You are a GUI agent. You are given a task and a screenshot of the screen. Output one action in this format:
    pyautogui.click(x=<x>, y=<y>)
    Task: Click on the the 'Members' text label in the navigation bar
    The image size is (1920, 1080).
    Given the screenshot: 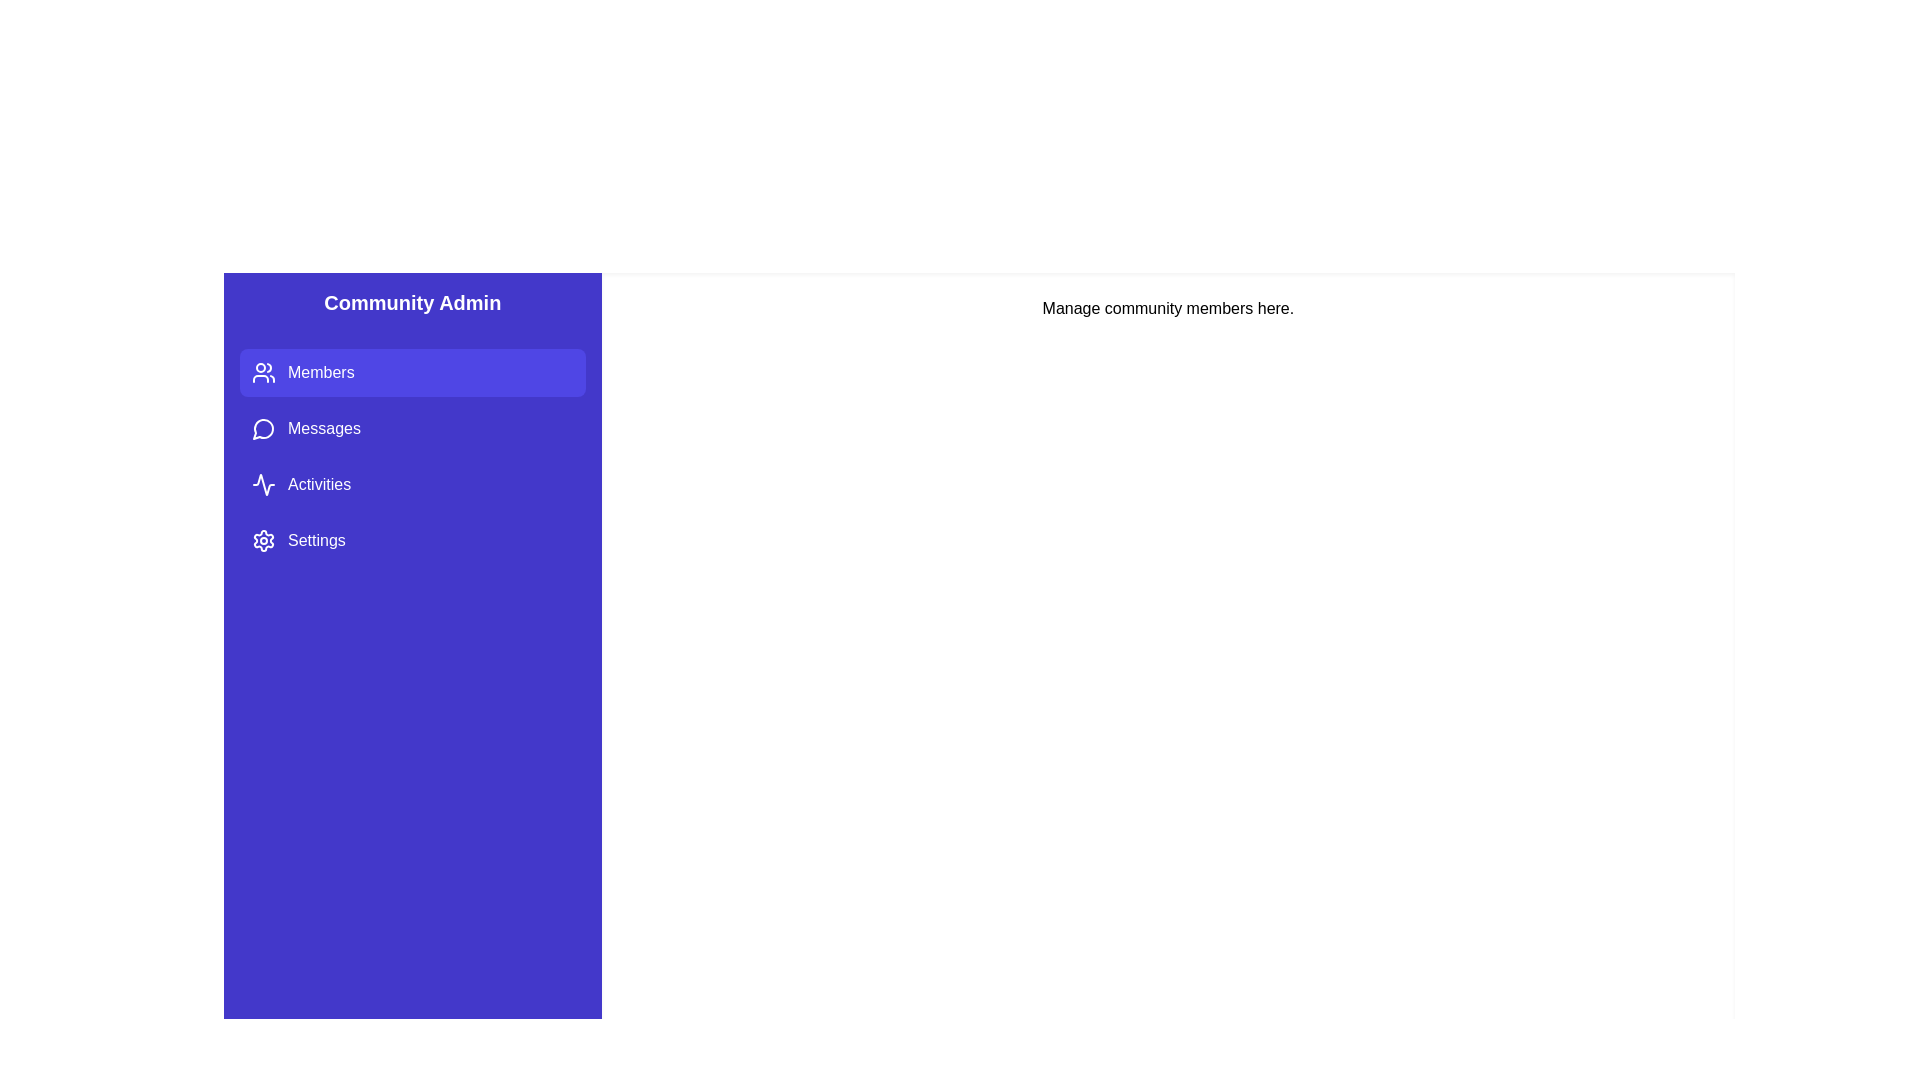 What is the action you would take?
    pyautogui.click(x=321, y=373)
    